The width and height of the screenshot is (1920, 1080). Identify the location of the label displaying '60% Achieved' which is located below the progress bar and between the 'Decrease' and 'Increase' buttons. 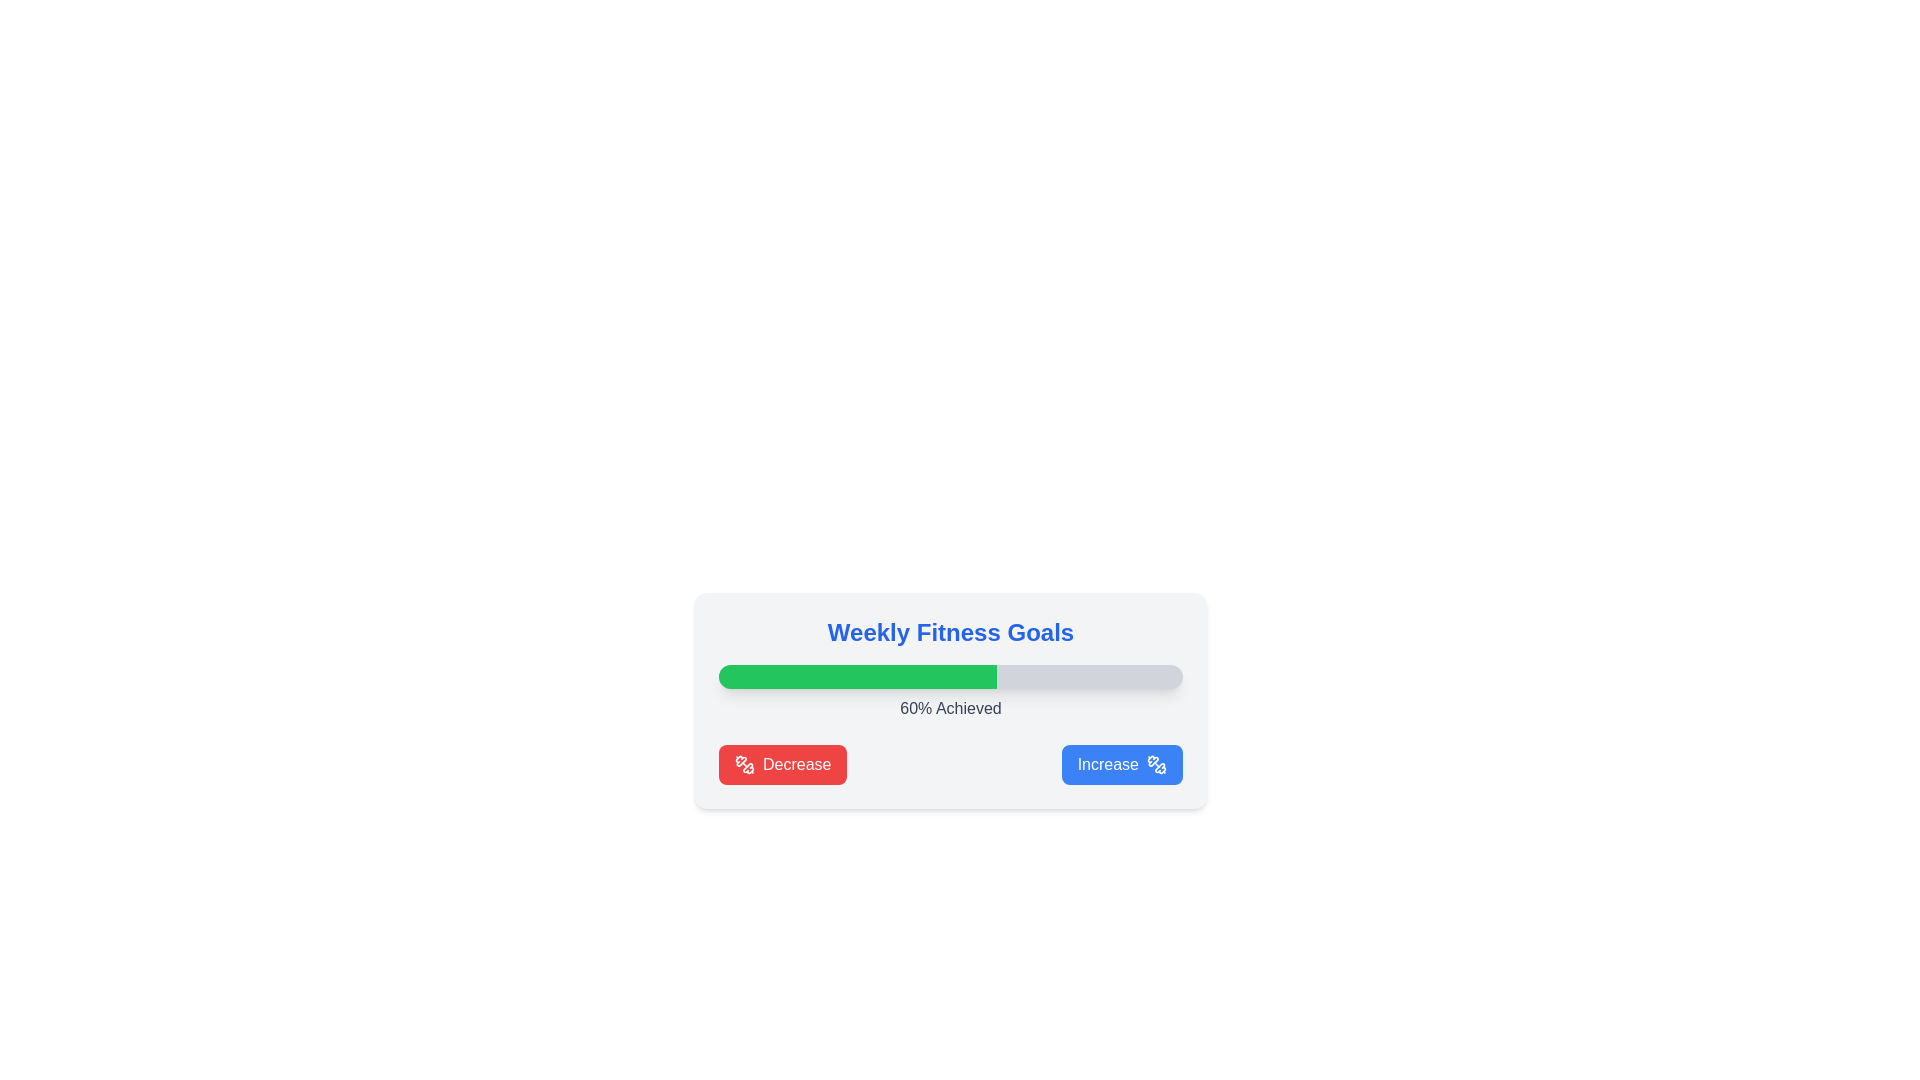
(949, 708).